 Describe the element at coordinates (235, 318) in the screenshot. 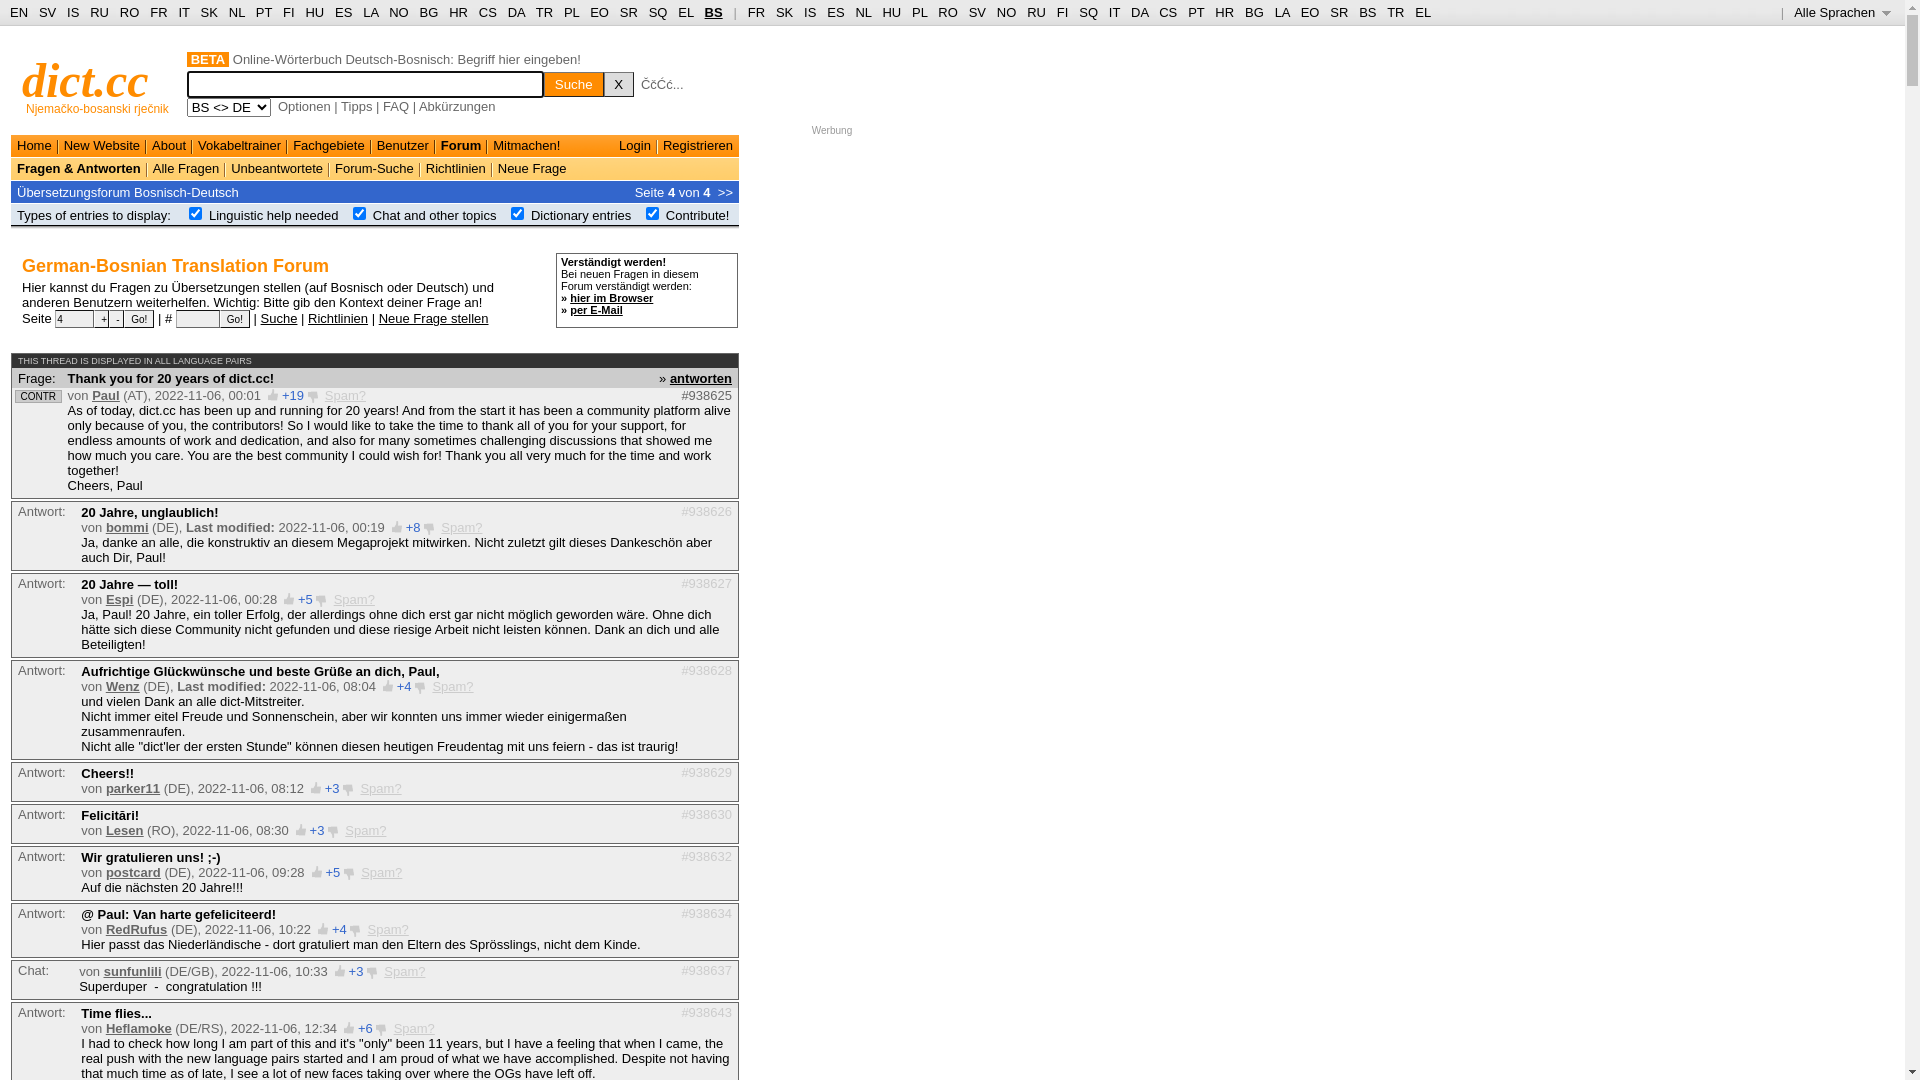

I see `'Go!'` at that location.